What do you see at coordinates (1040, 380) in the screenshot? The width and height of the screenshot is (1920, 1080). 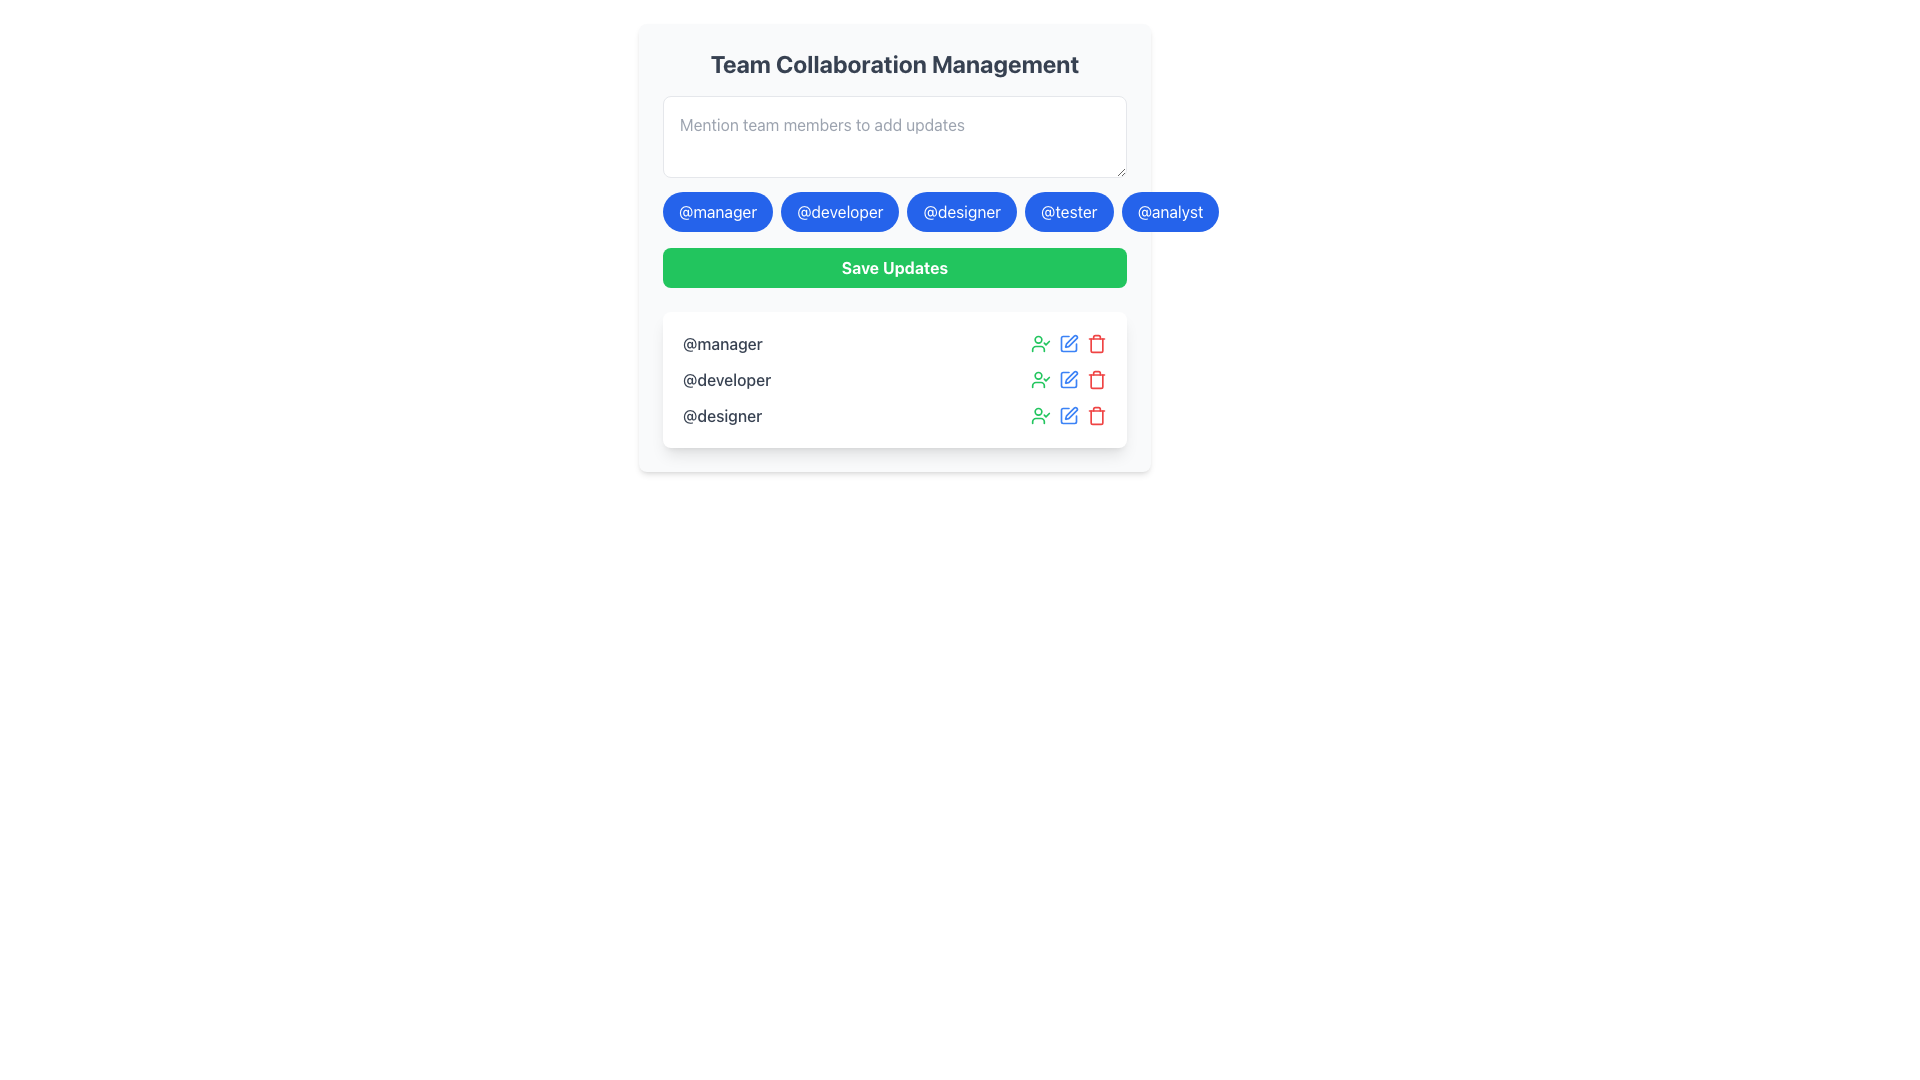 I see `the user management button in the second slot of the horizontal row associated with the '@developer' label` at bounding box center [1040, 380].